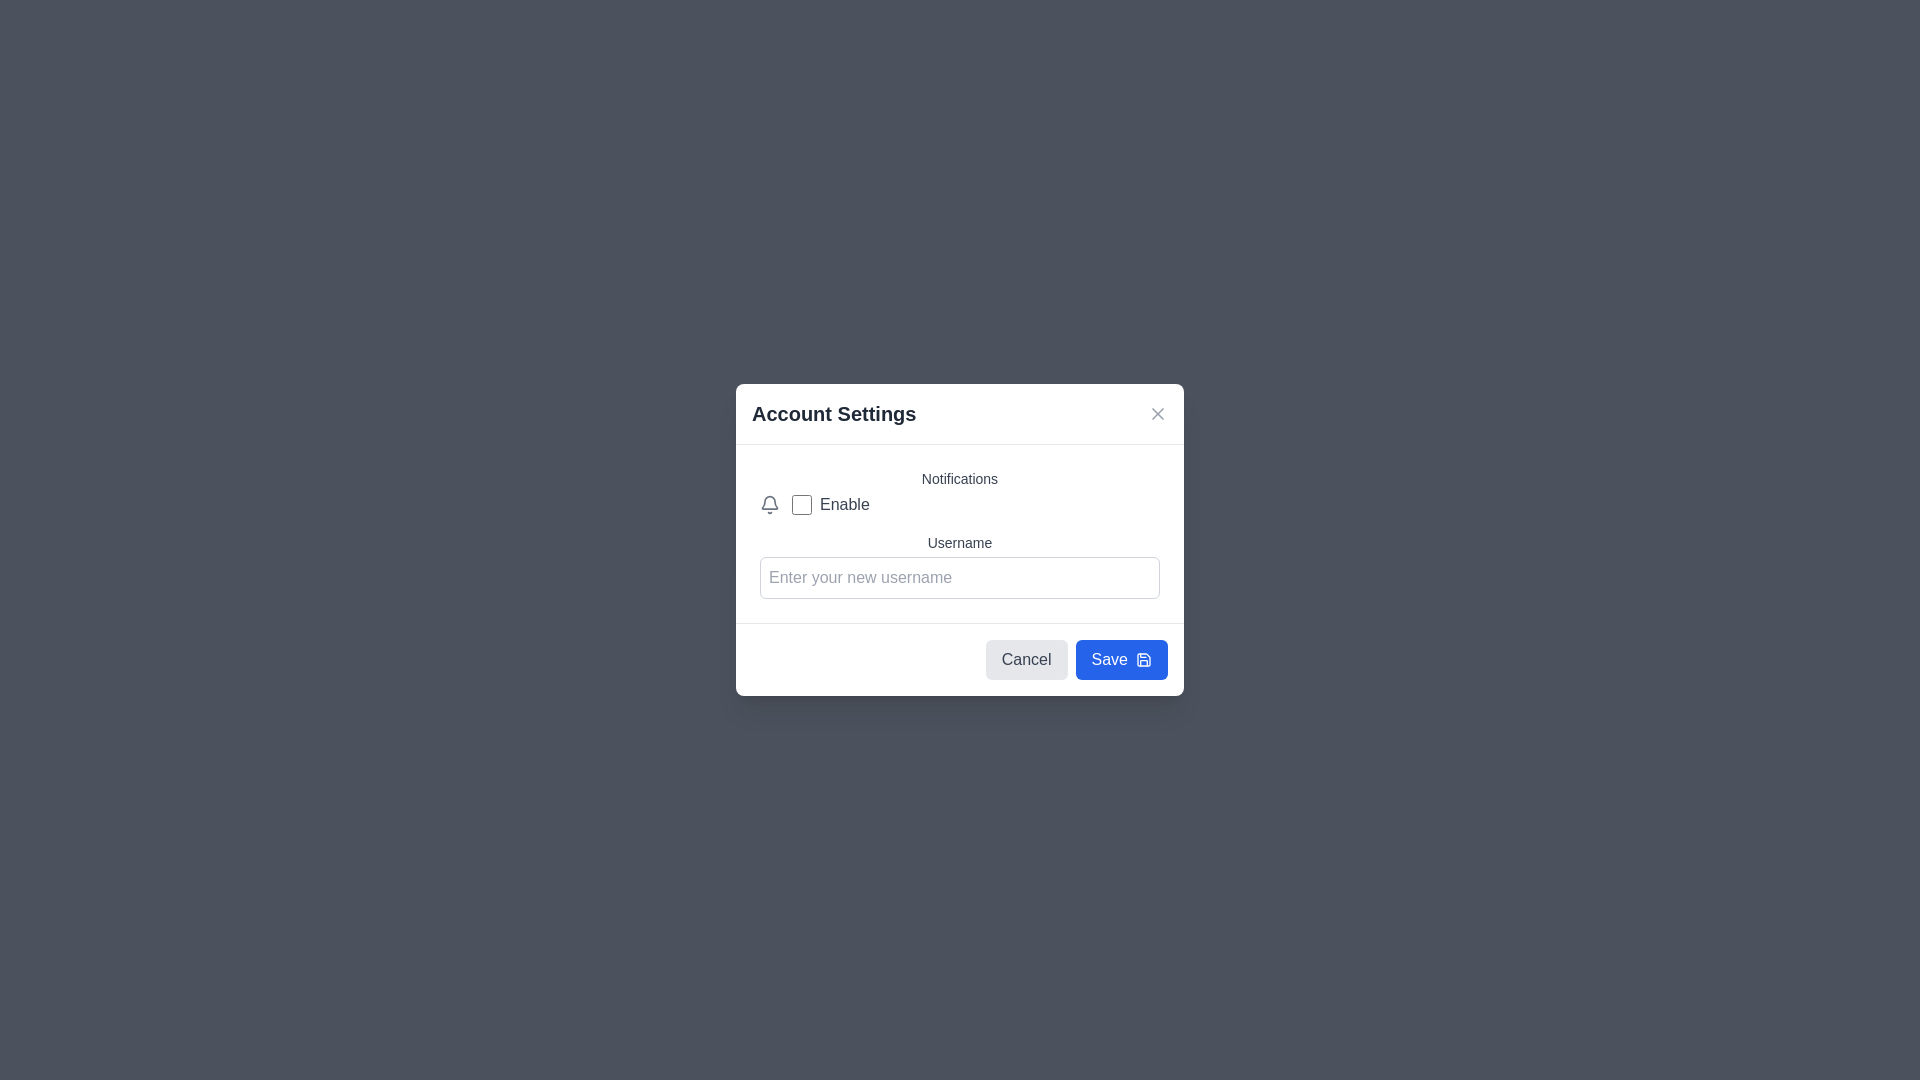  What do you see at coordinates (1121, 659) in the screenshot?
I see `the 'Save' button located in the lower right corner of the 'Account Settings' dialog` at bounding box center [1121, 659].